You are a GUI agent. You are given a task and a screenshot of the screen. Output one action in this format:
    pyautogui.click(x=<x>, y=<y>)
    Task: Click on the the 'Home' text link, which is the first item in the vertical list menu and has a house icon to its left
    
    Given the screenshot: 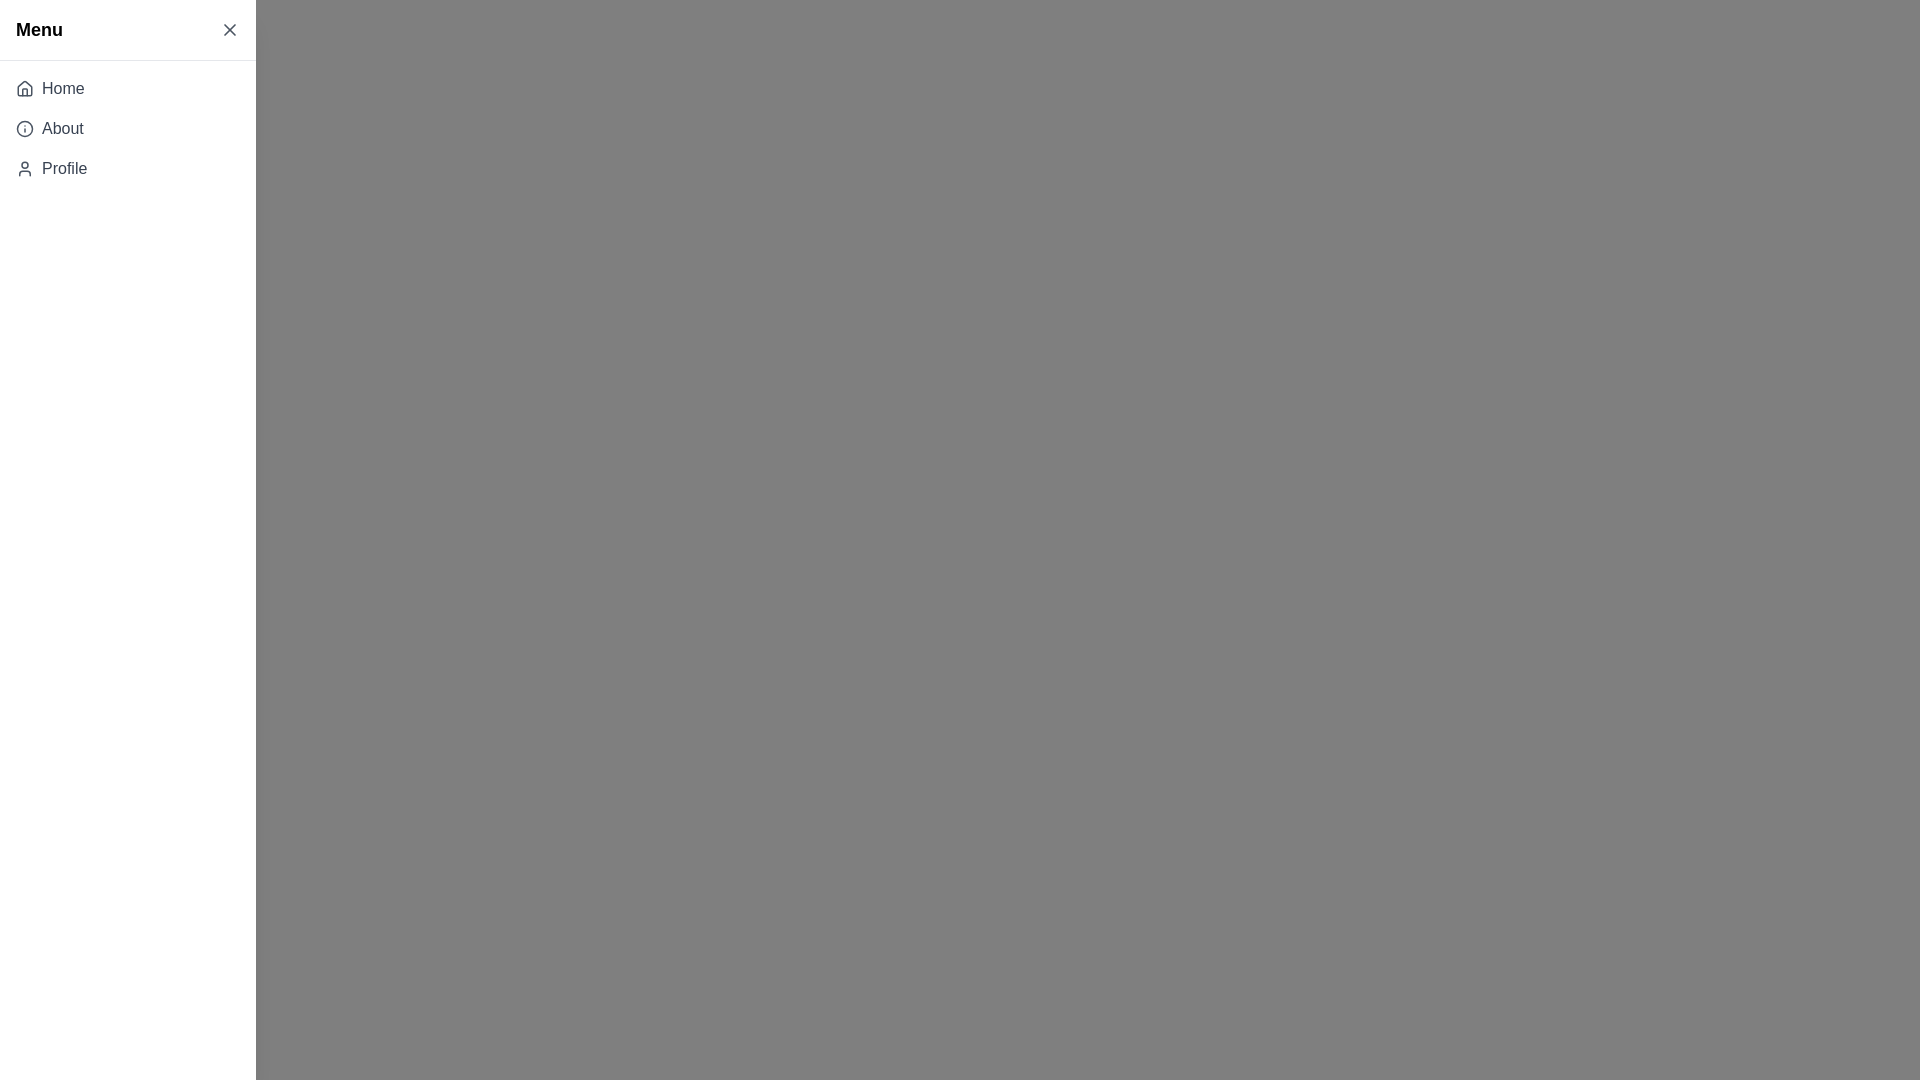 What is the action you would take?
    pyautogui.click(x=63, y=87)
    